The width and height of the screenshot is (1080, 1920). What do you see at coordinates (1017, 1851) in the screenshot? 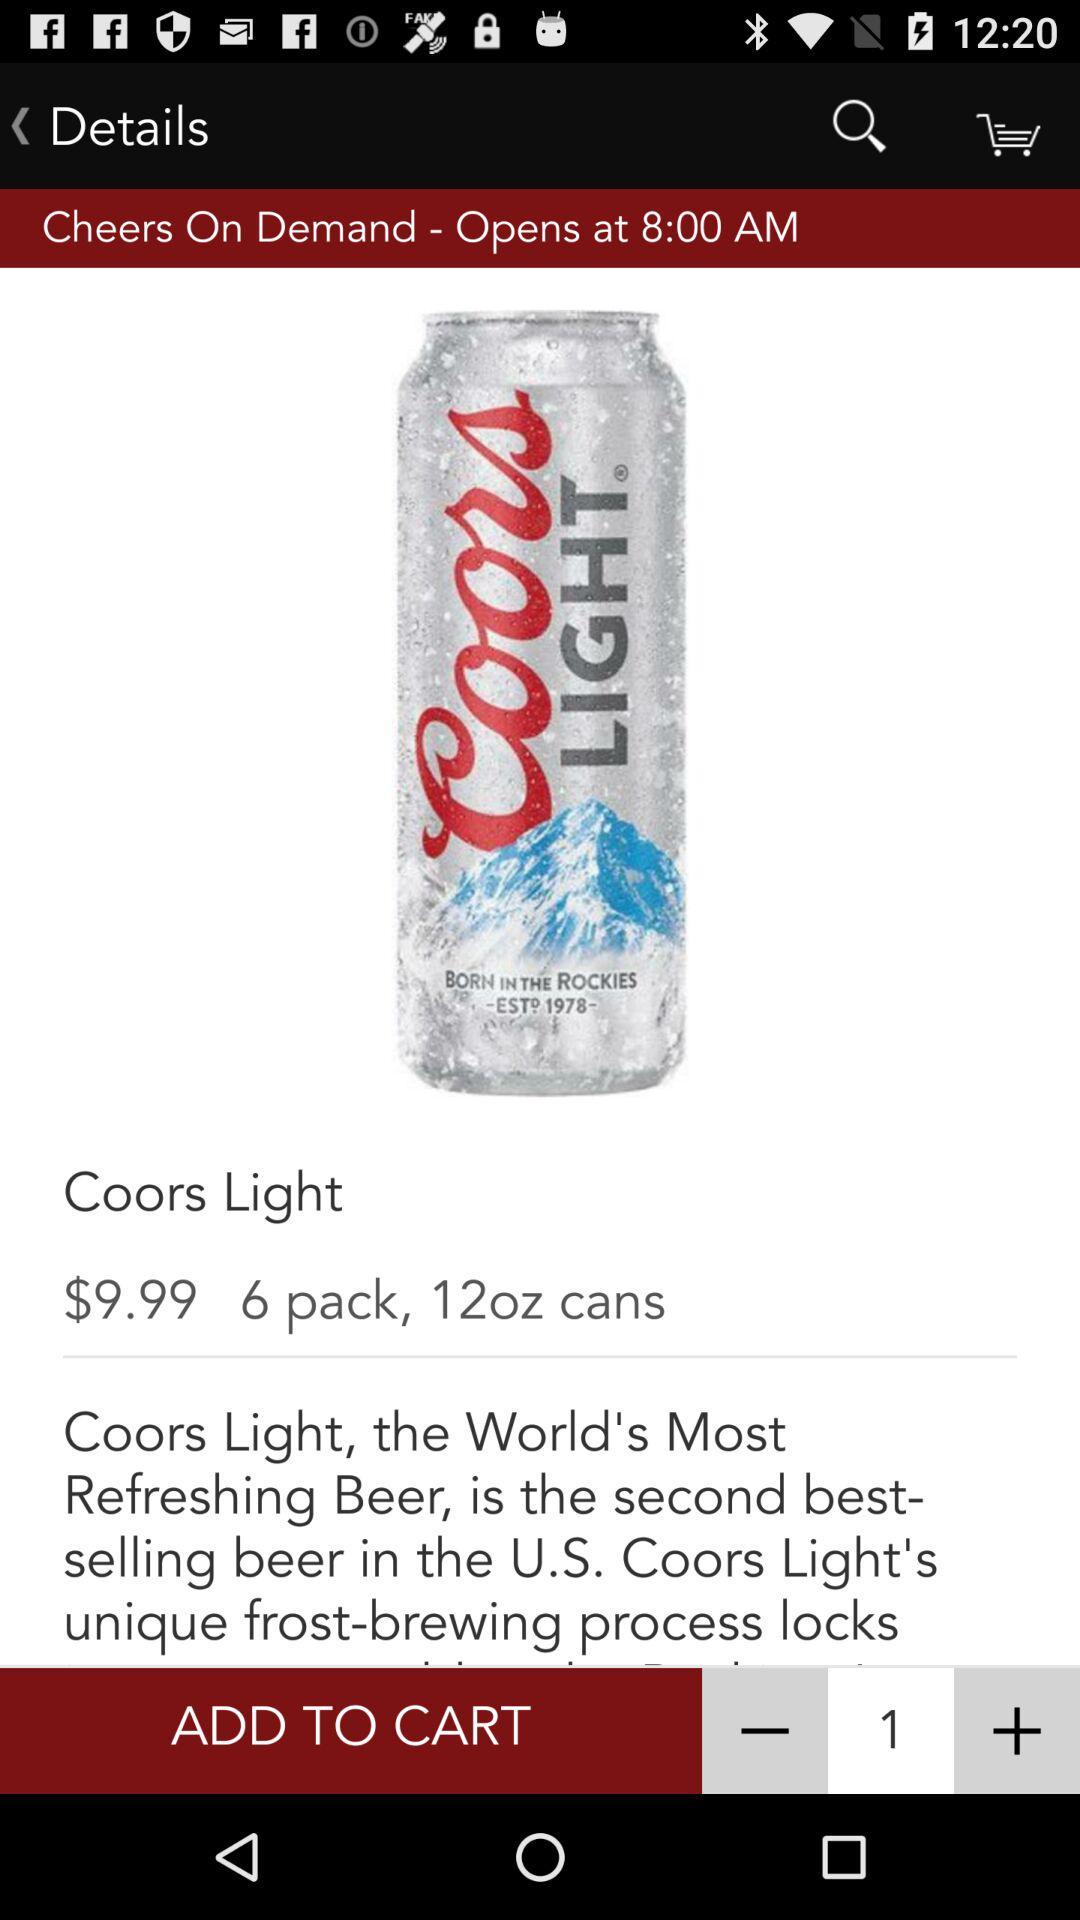
I see `the add icon` at bounding box center [1017, 1851].